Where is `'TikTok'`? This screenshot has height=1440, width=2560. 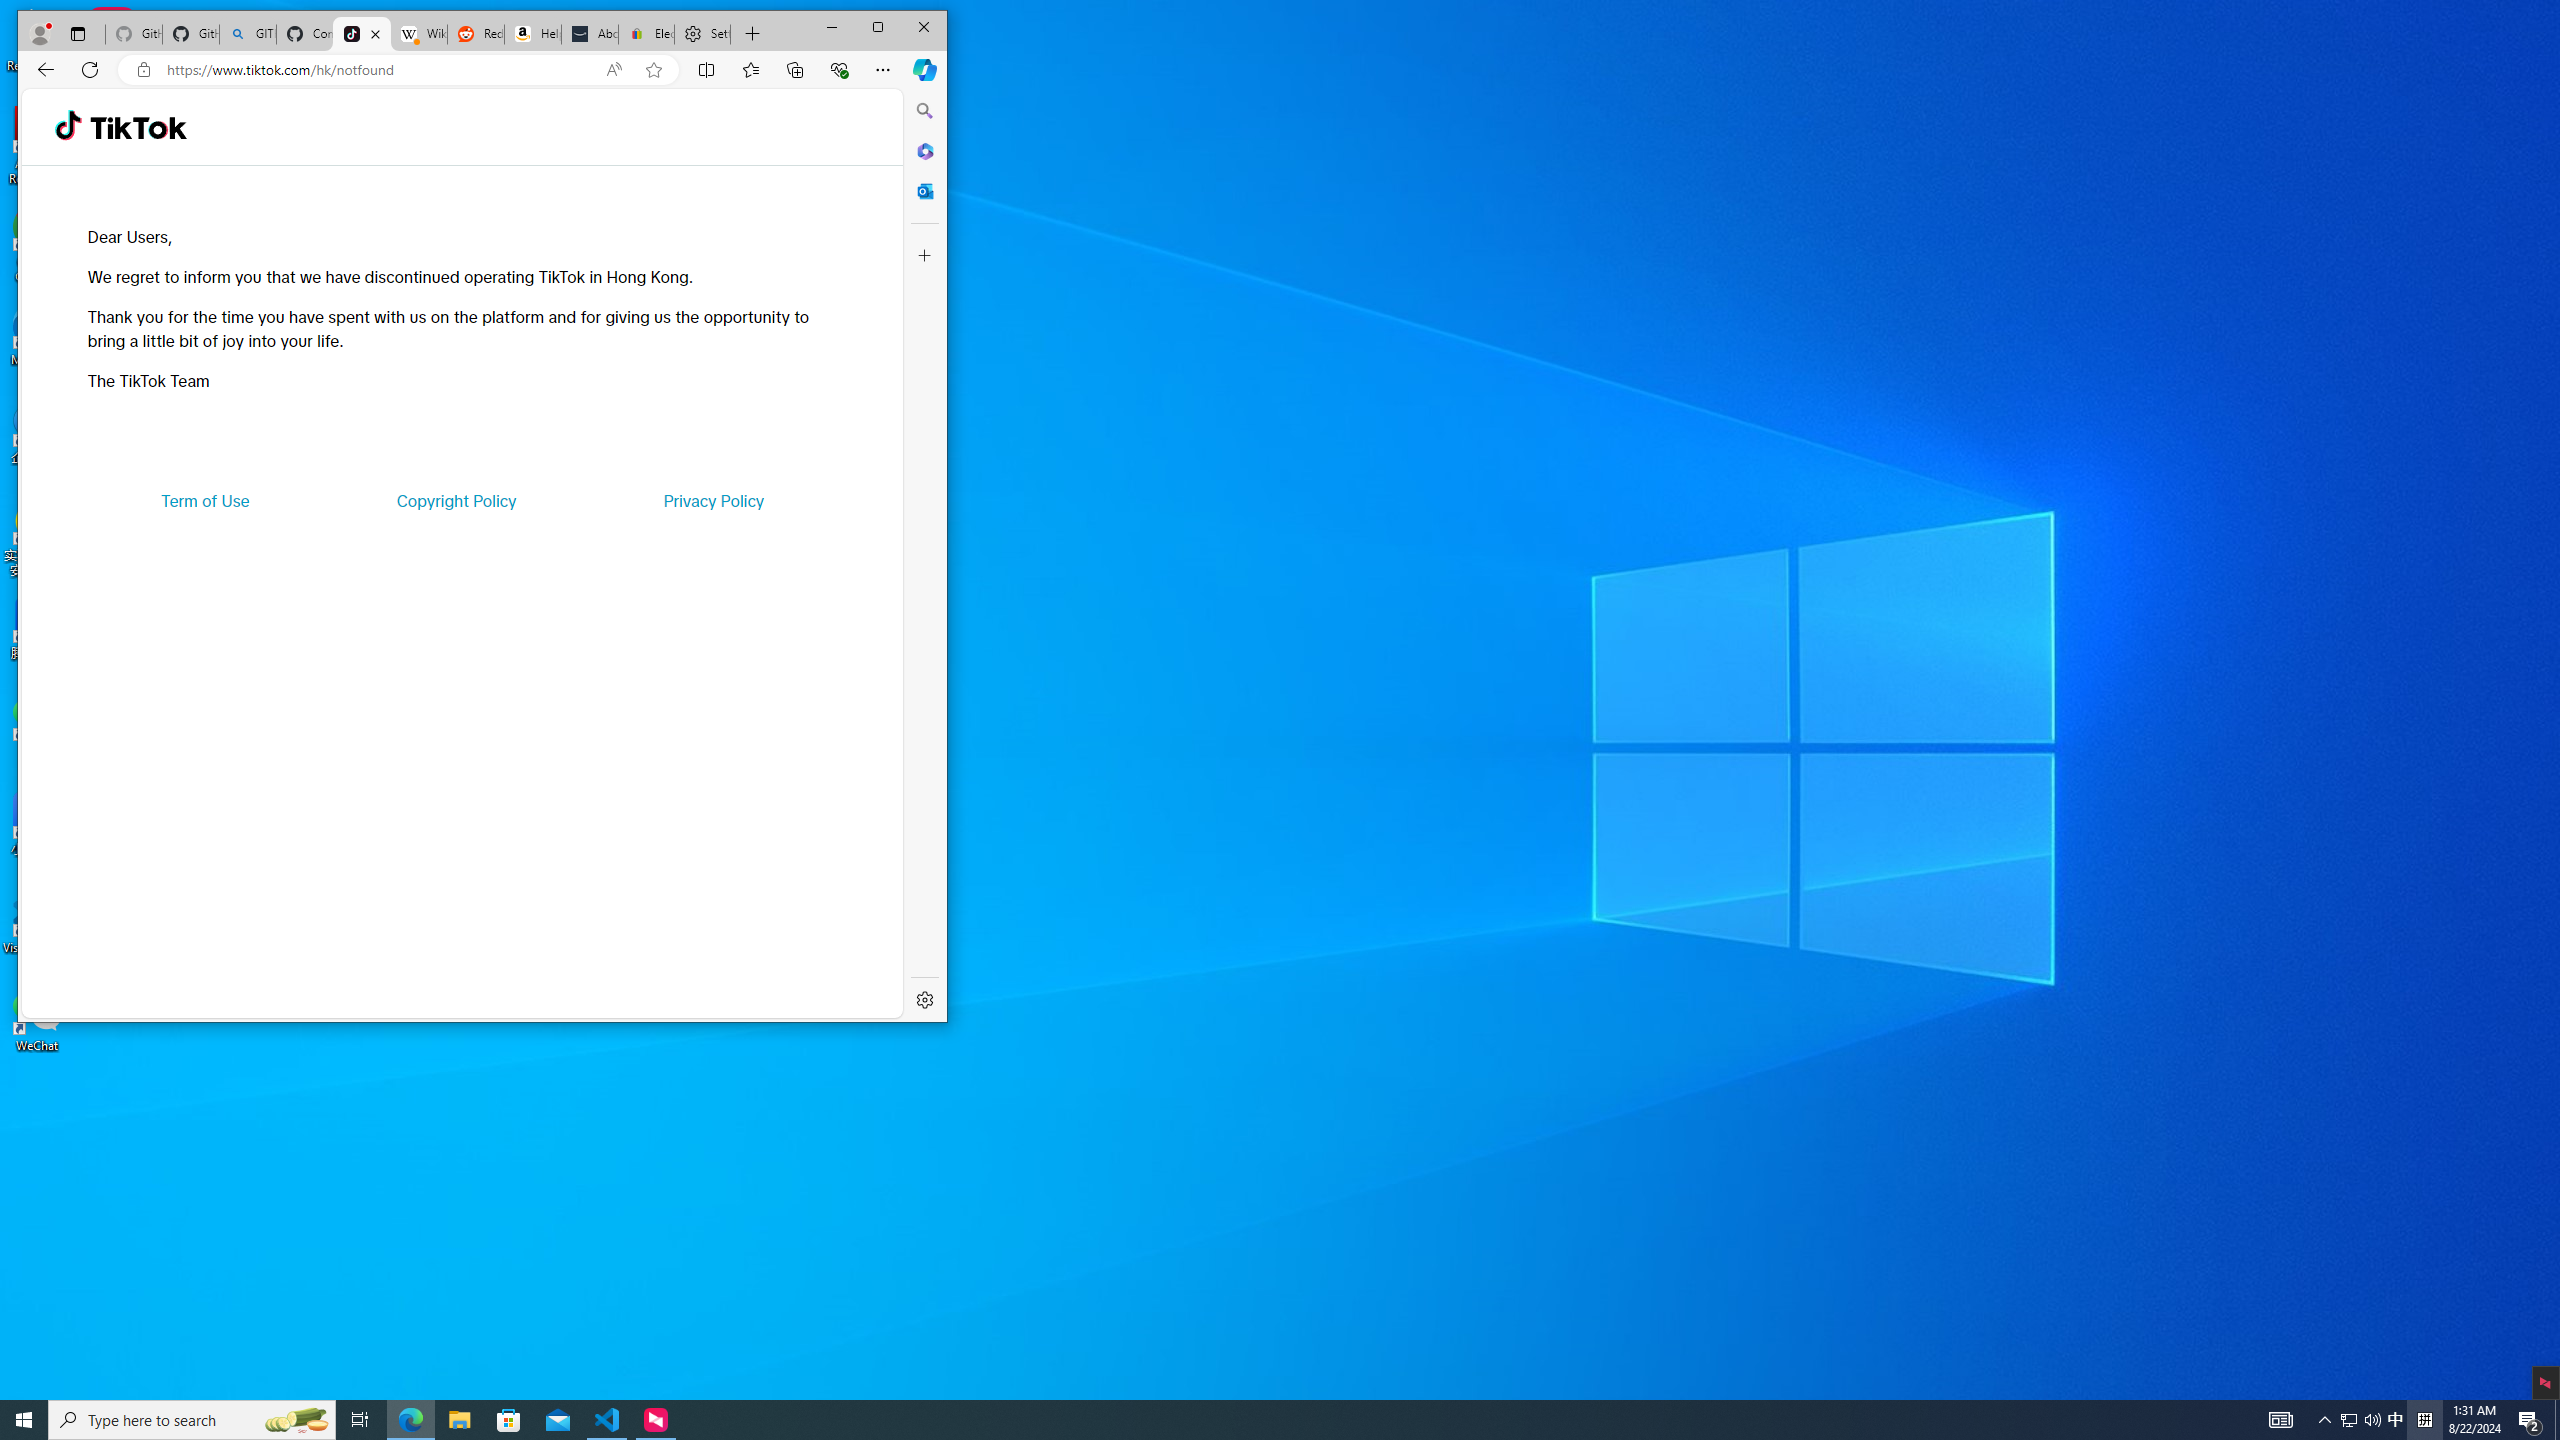 'TikTok' is located at coordinates (138, 127).